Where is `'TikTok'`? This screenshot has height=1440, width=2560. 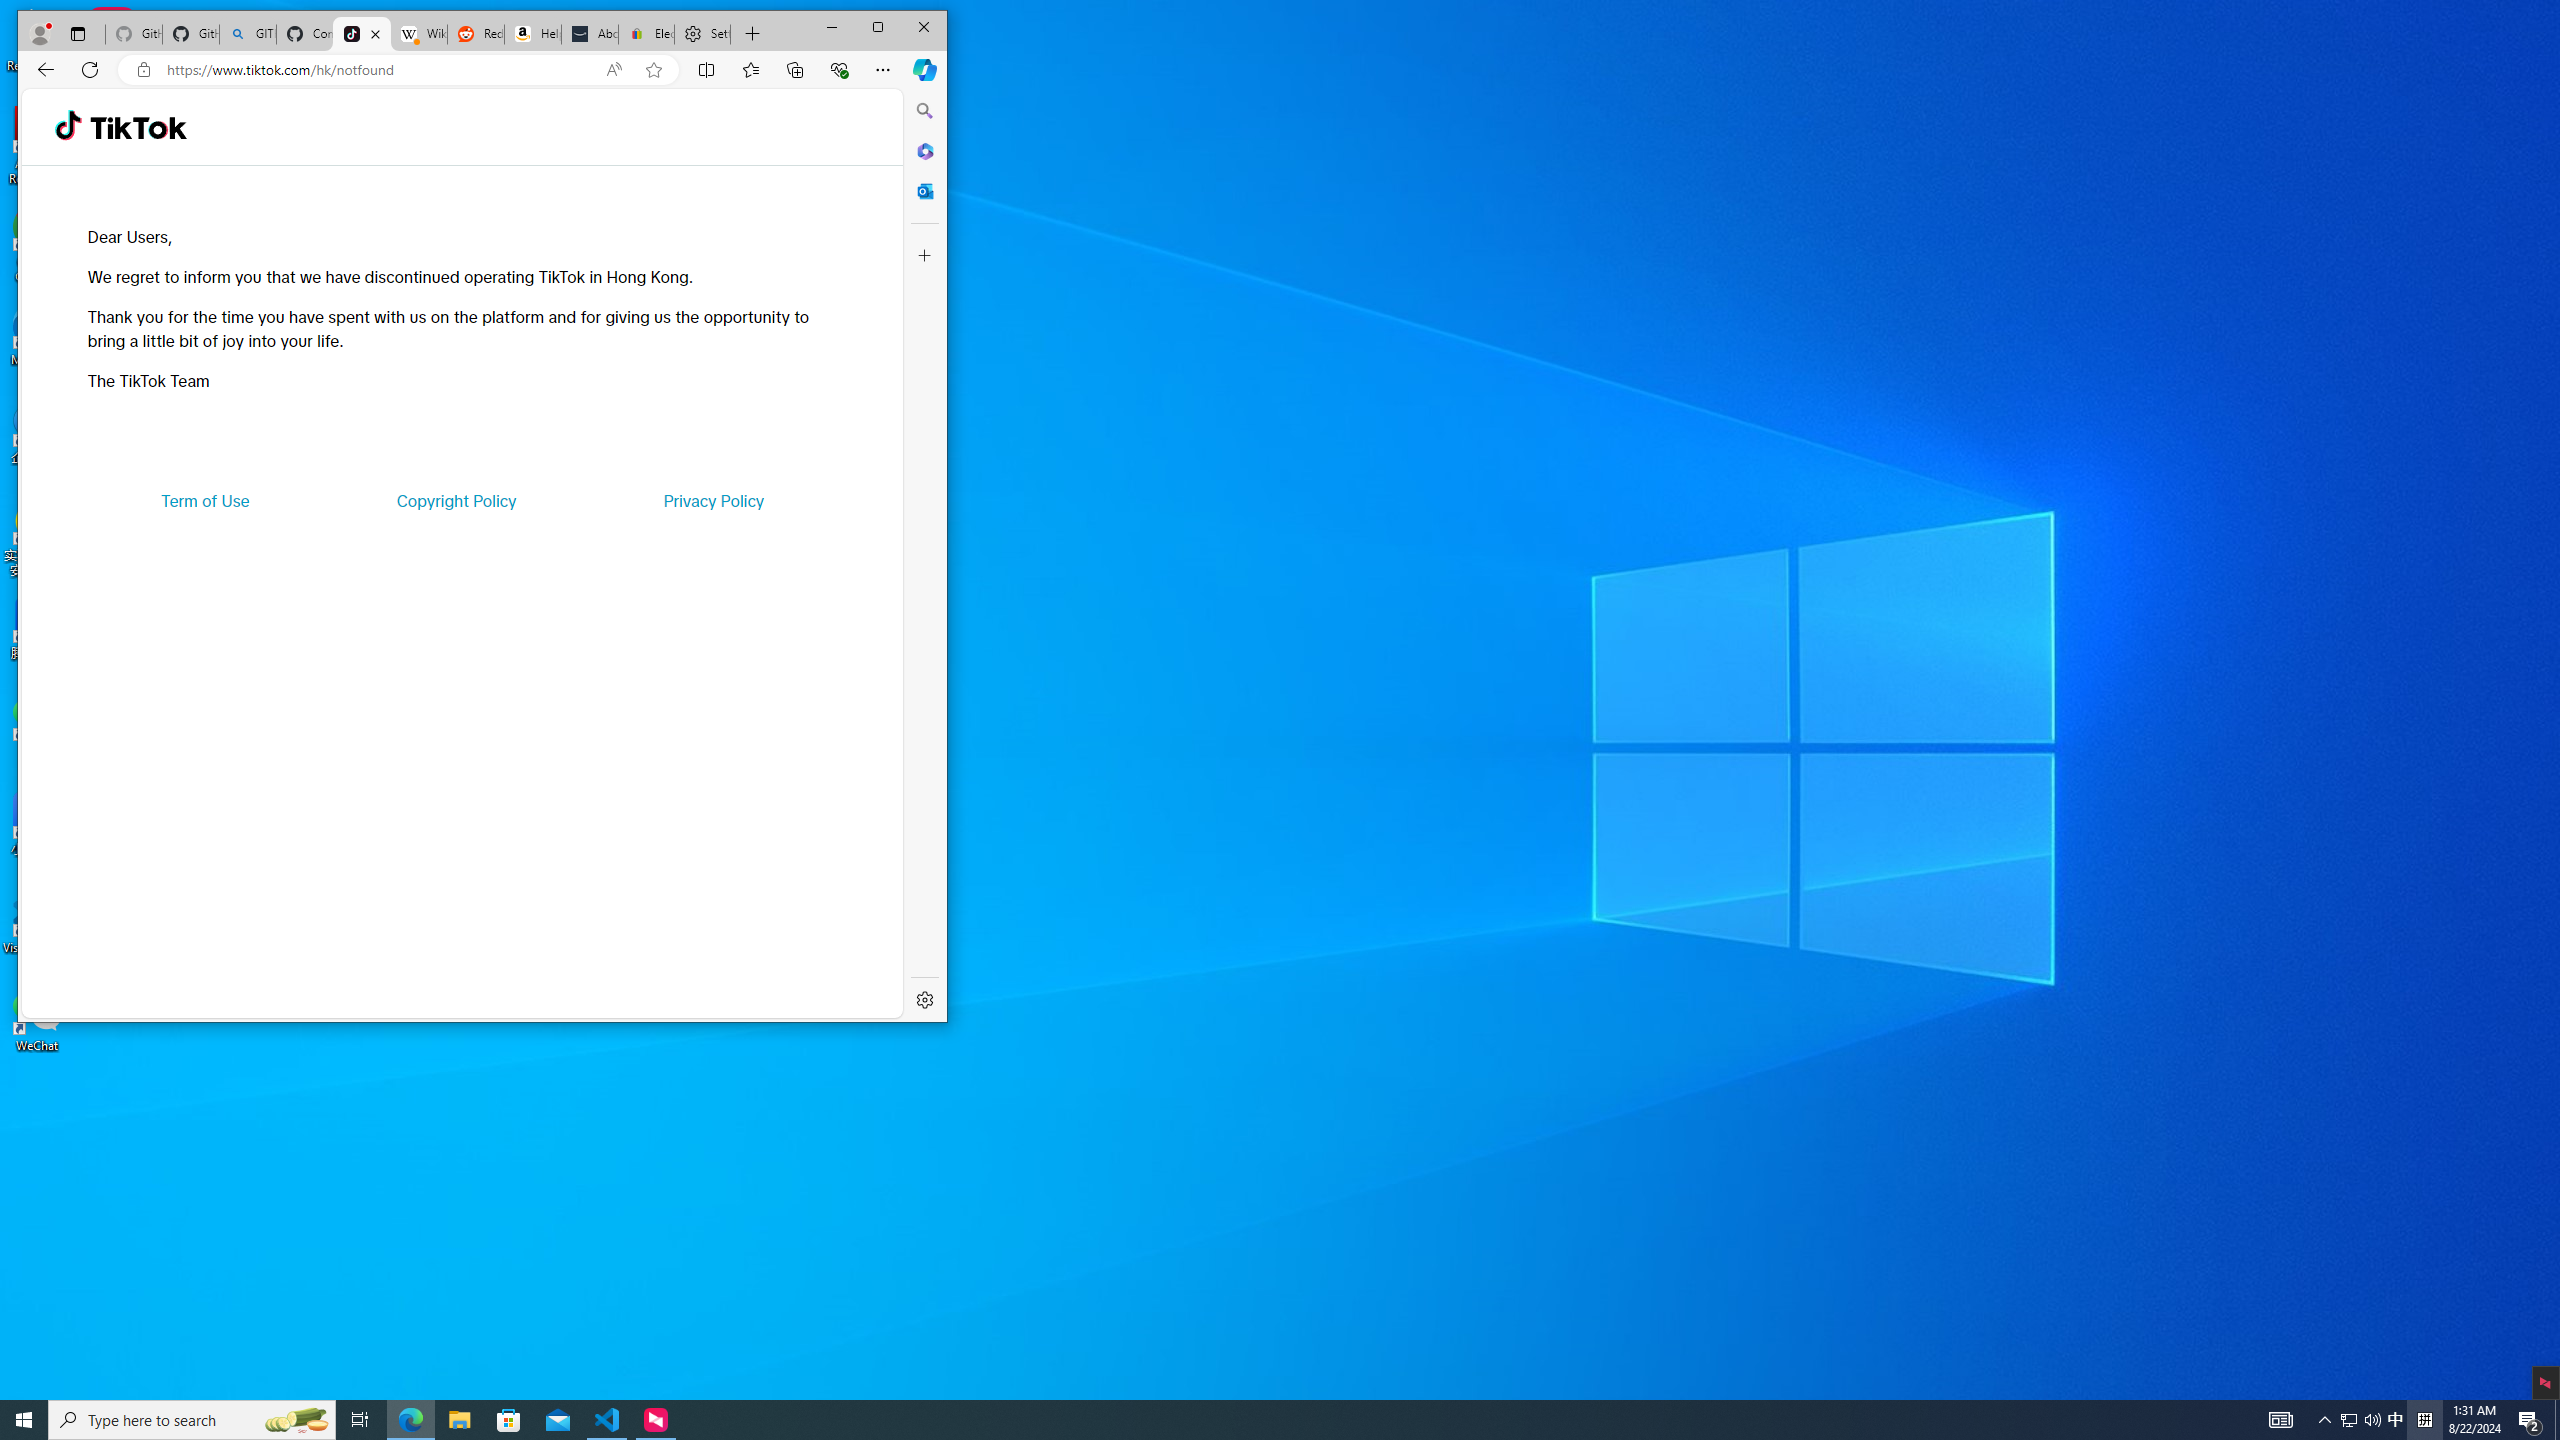 'TikTok' is located at coordinates (138, 127).